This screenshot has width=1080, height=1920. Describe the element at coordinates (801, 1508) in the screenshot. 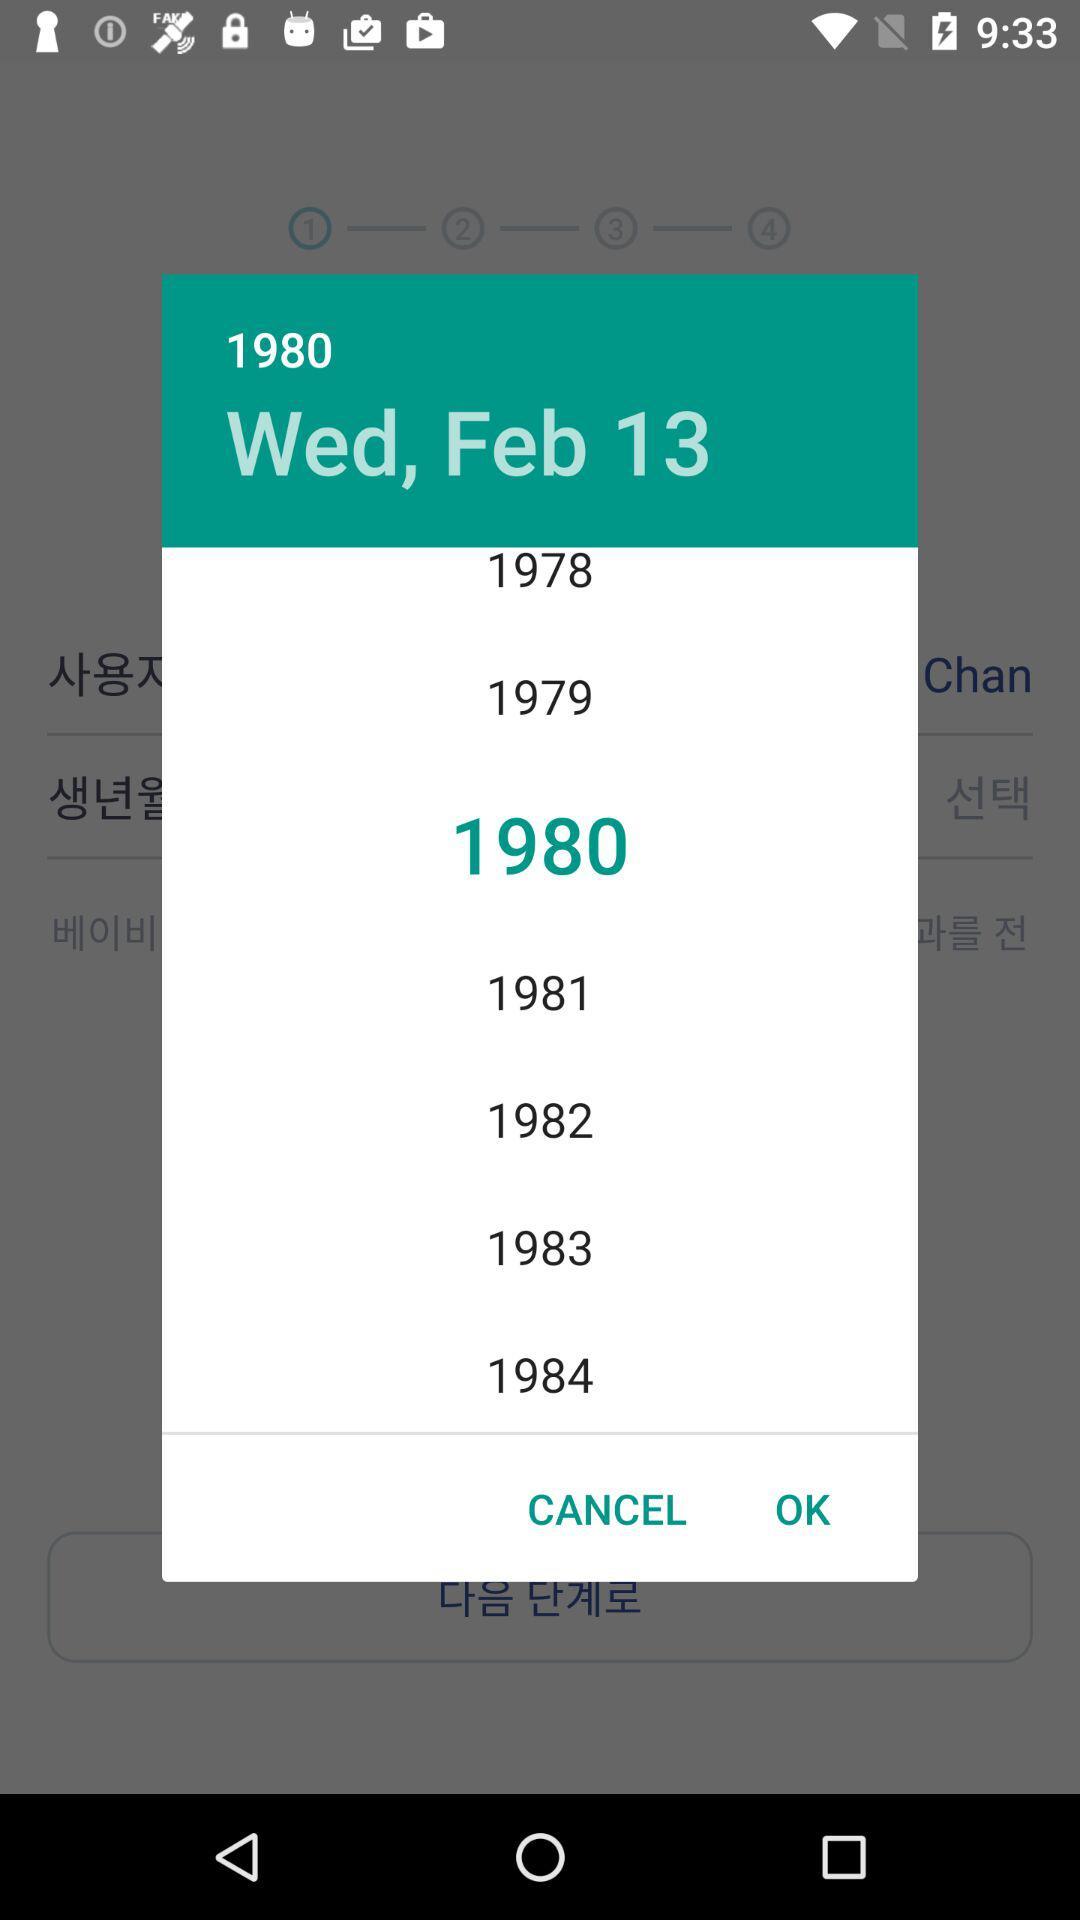

I see `the ok item` at that location.